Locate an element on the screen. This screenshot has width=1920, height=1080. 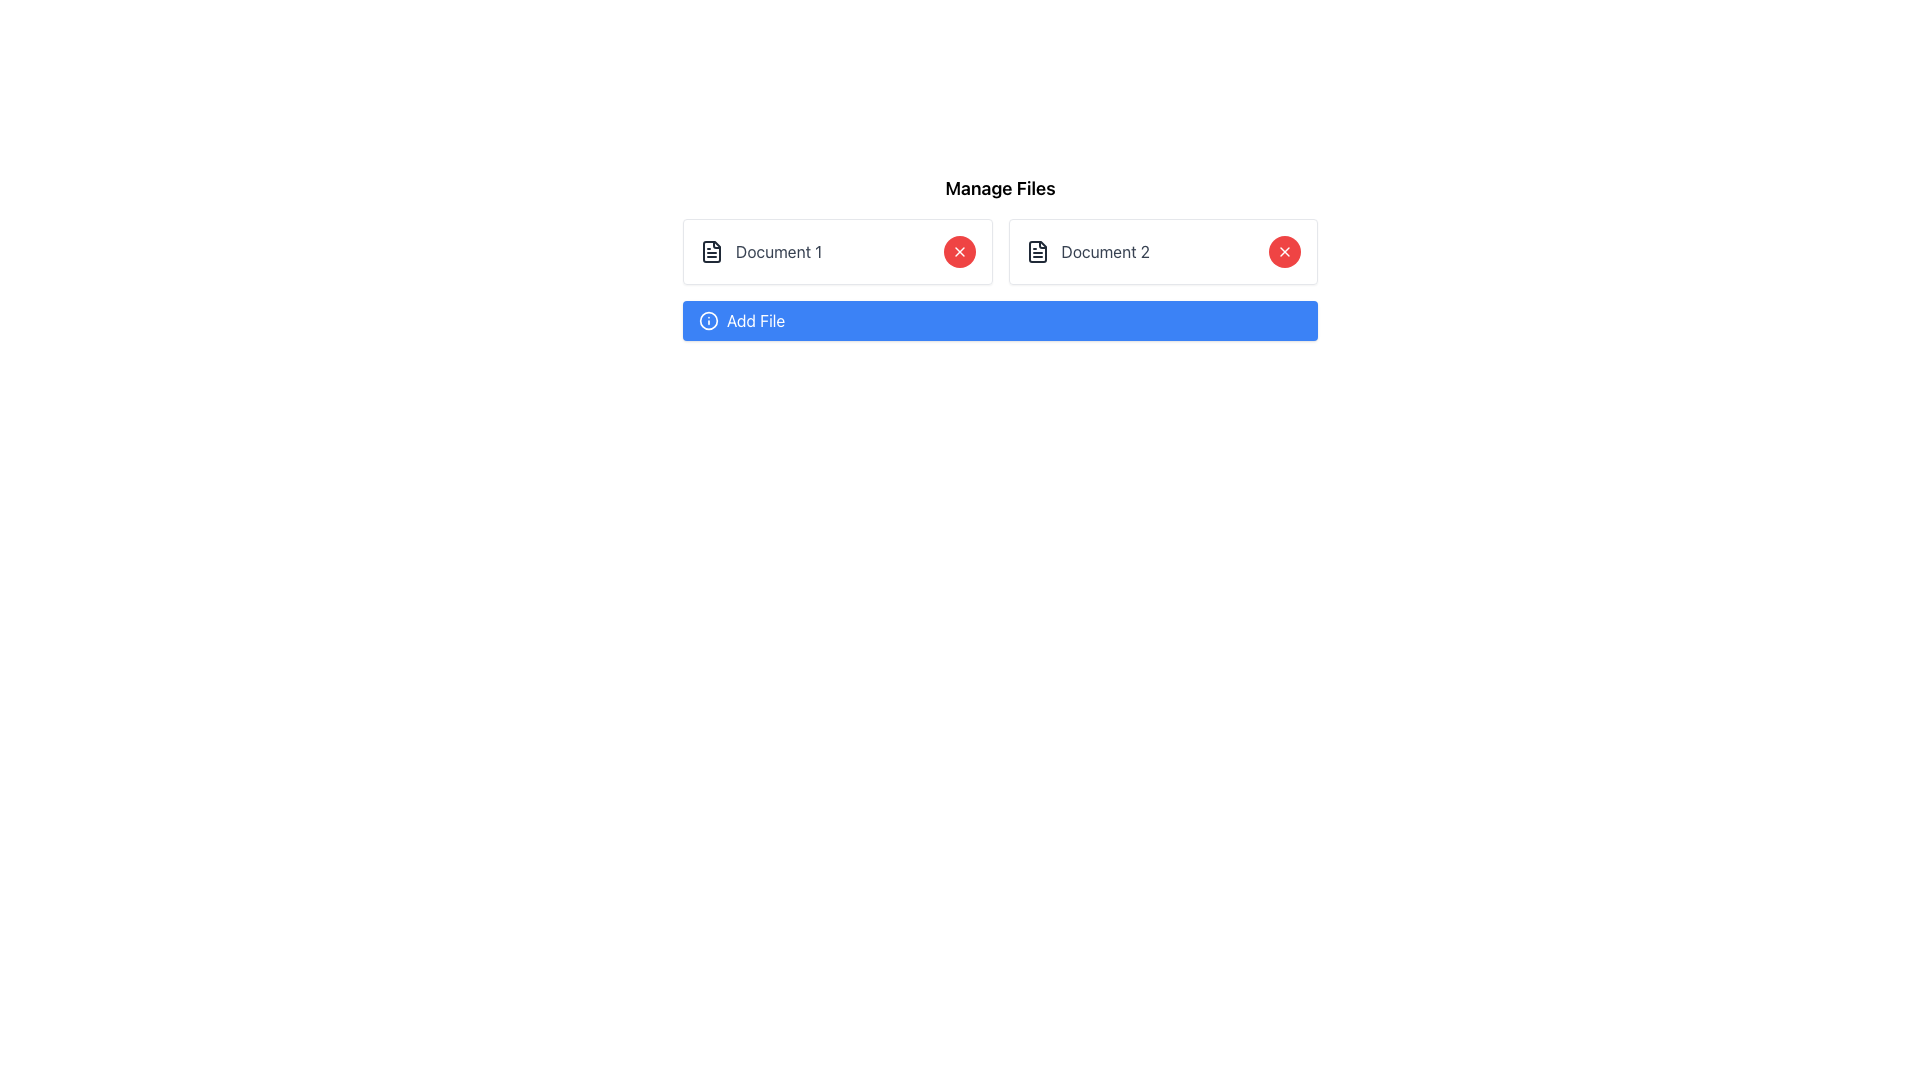
the SVG circle element that serves as a focal point in the icon next to the 'Add File' button is located at coordinates (709, 319).